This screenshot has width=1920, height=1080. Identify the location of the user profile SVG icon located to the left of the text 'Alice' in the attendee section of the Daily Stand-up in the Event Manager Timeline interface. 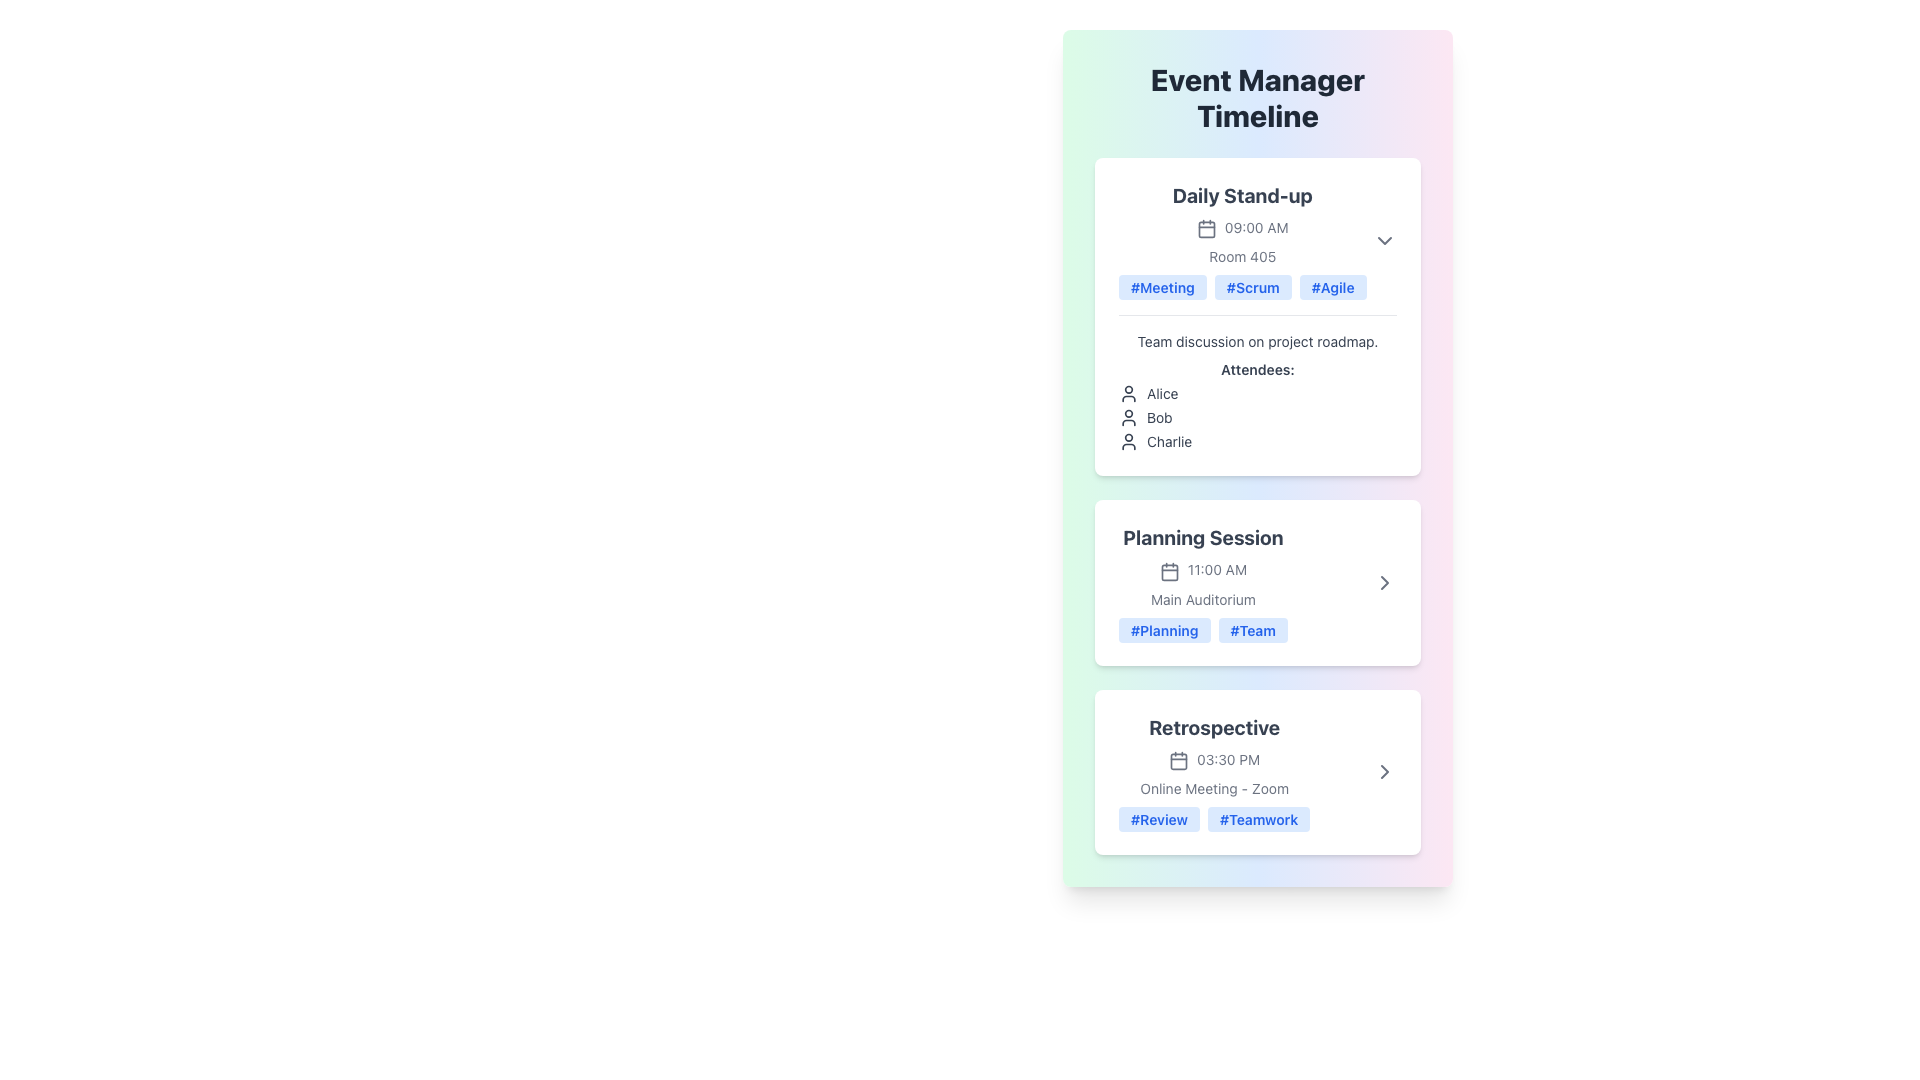
(1128, 393).